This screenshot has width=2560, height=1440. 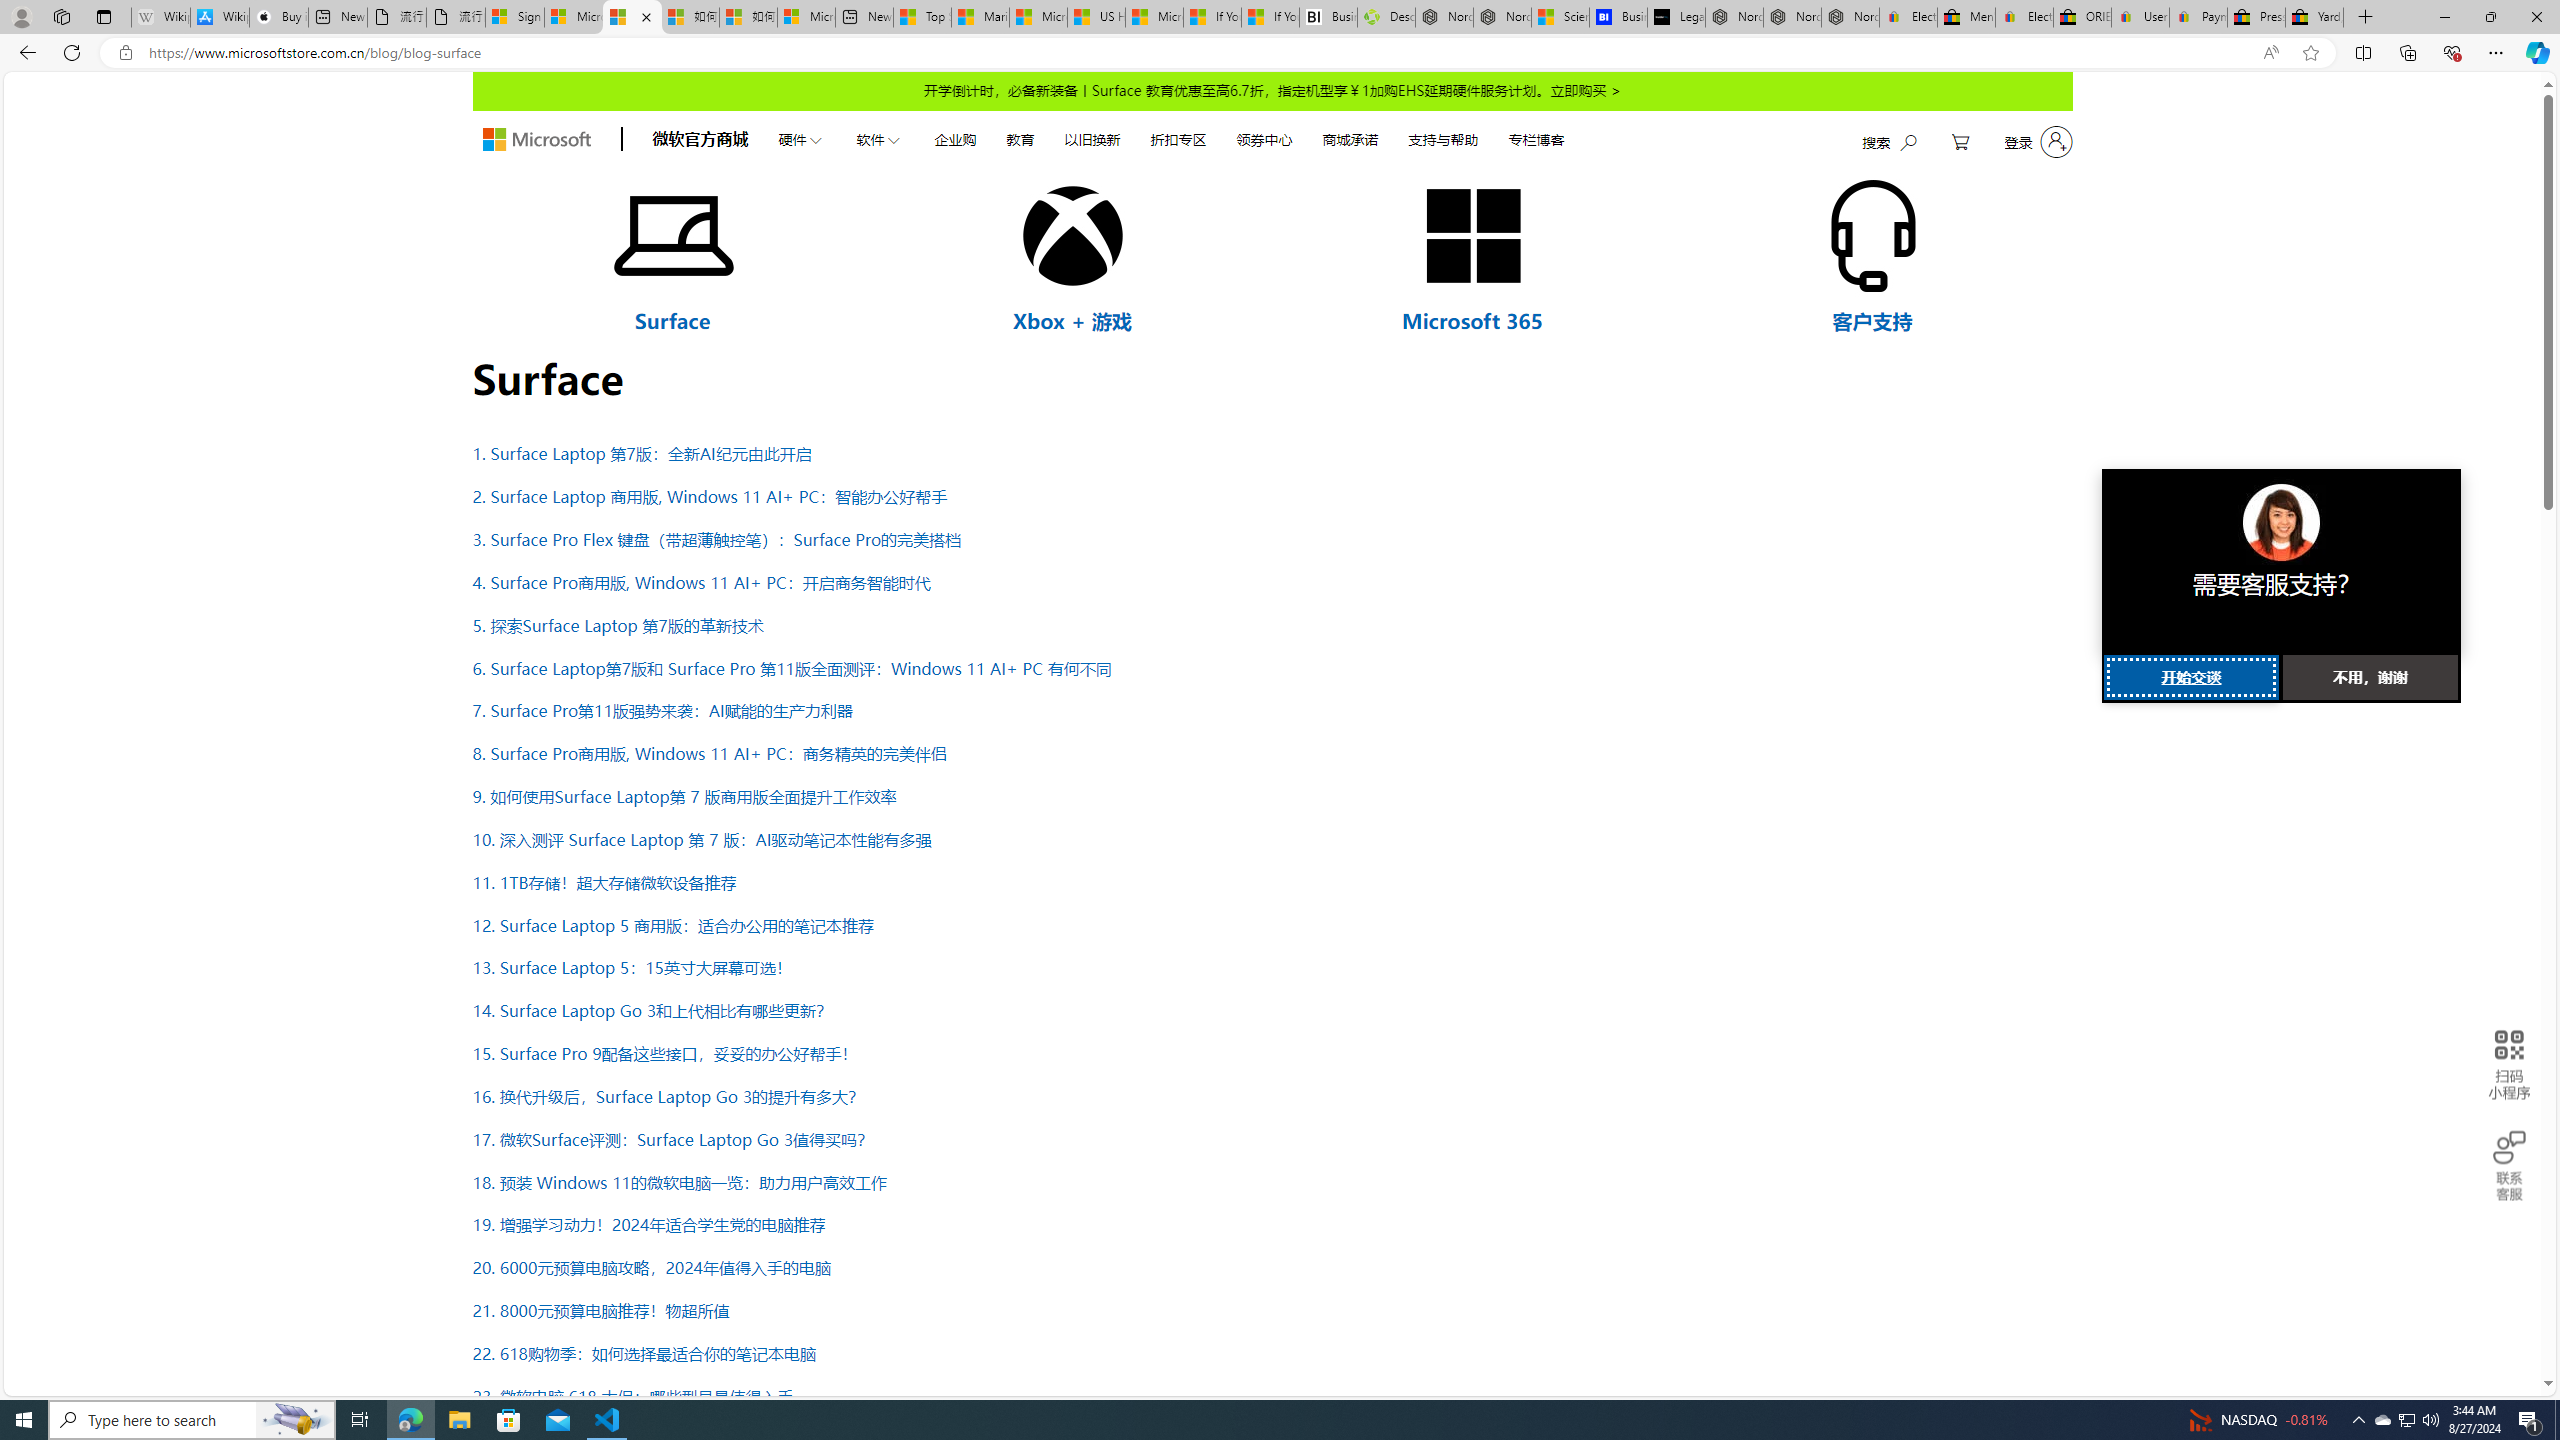 I want to click on 'My Cart', so click(x=1960, y=141).